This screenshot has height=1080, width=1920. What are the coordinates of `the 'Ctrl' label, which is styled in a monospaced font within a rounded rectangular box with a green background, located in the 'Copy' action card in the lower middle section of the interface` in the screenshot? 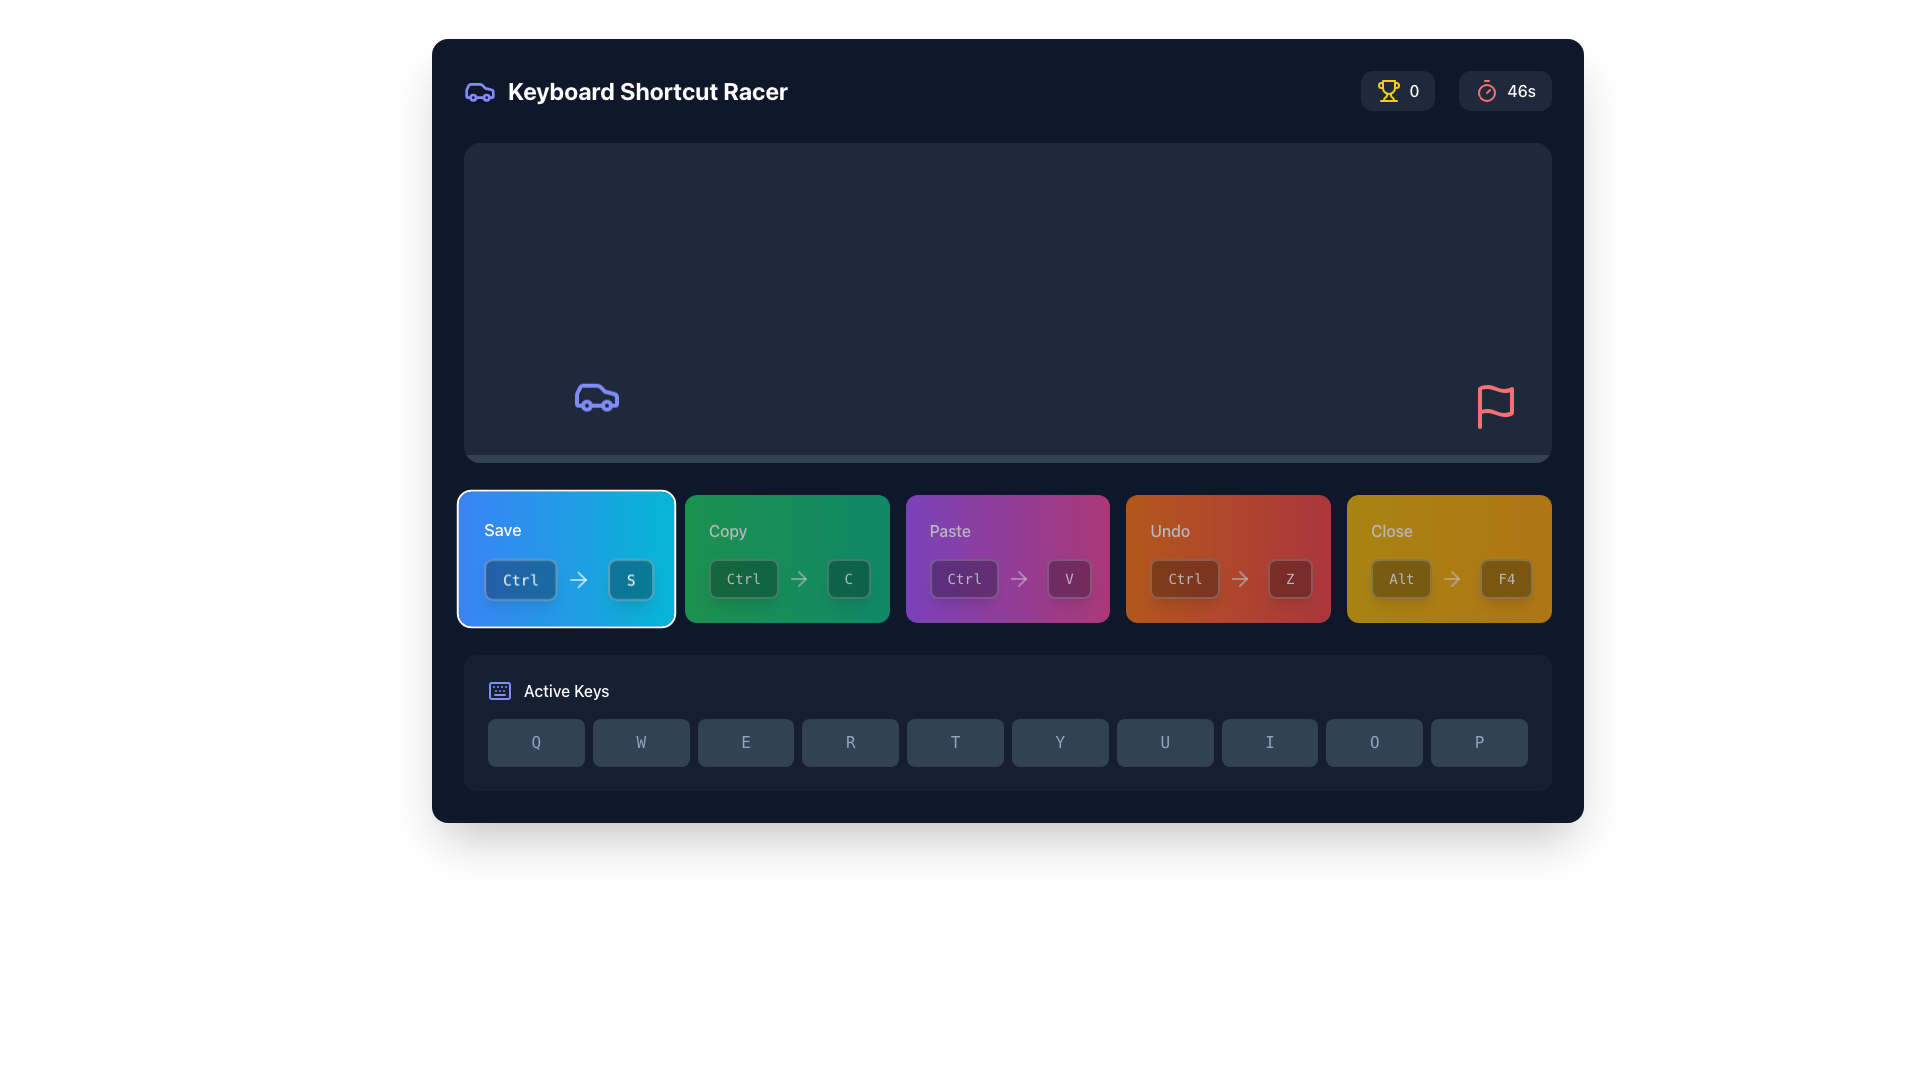 It's located at (762, 578).